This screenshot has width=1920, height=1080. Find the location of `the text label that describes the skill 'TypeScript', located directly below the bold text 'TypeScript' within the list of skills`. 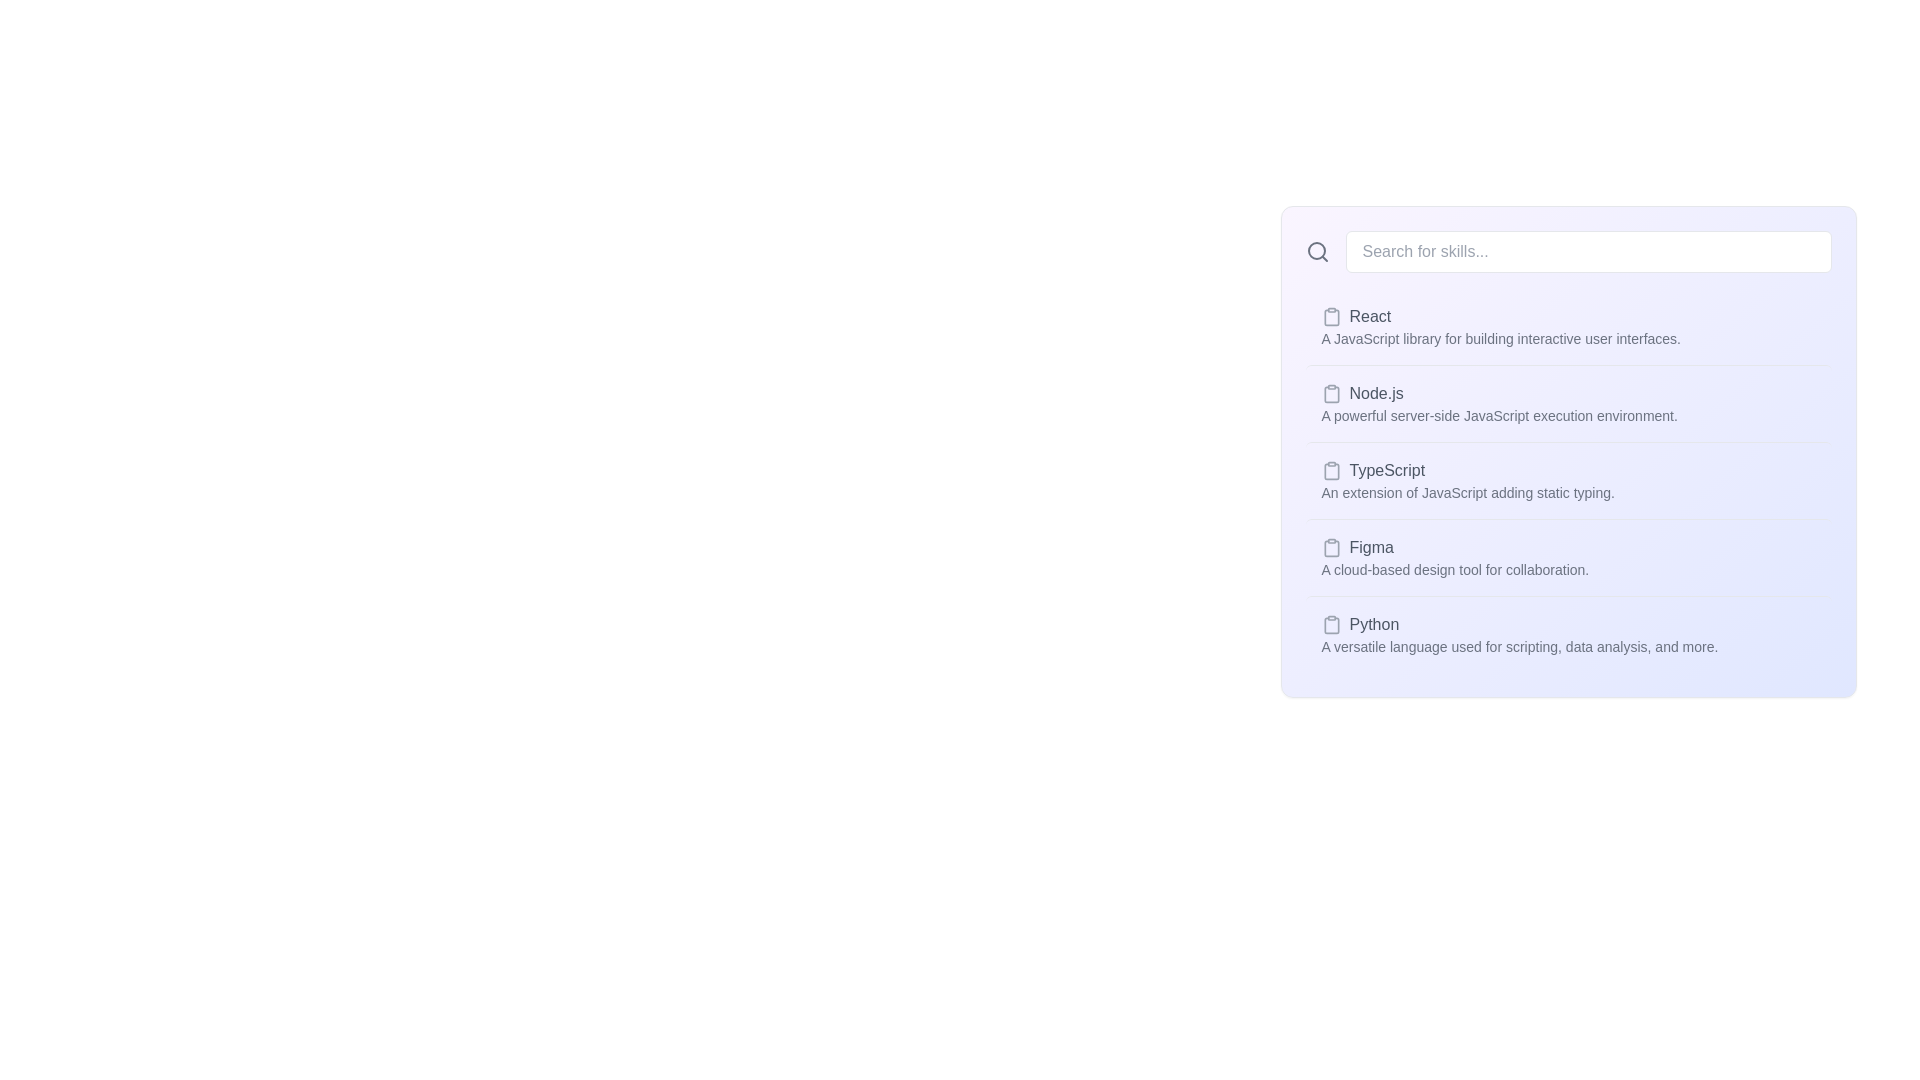

the text label that describes the skill 'TypeScript', located directly below the bold text 'TypeScript' within the list of skills is located at coordinates (1468, 493).